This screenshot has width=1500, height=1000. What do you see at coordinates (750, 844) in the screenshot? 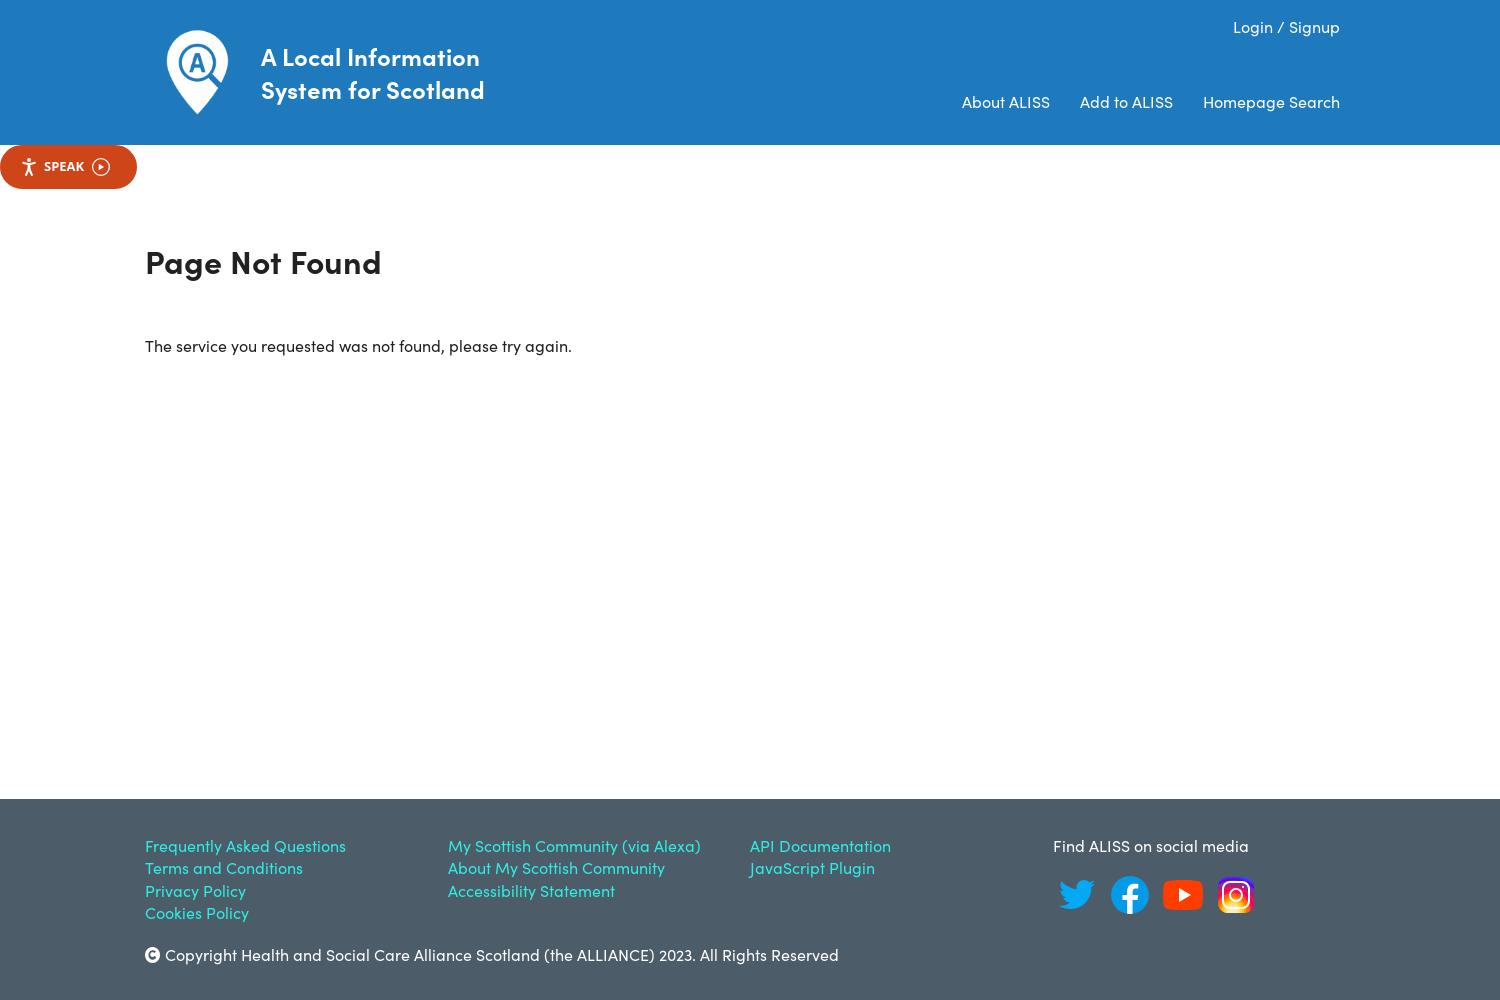
I see `'API Documentation'` at bounding box center [750, 844].